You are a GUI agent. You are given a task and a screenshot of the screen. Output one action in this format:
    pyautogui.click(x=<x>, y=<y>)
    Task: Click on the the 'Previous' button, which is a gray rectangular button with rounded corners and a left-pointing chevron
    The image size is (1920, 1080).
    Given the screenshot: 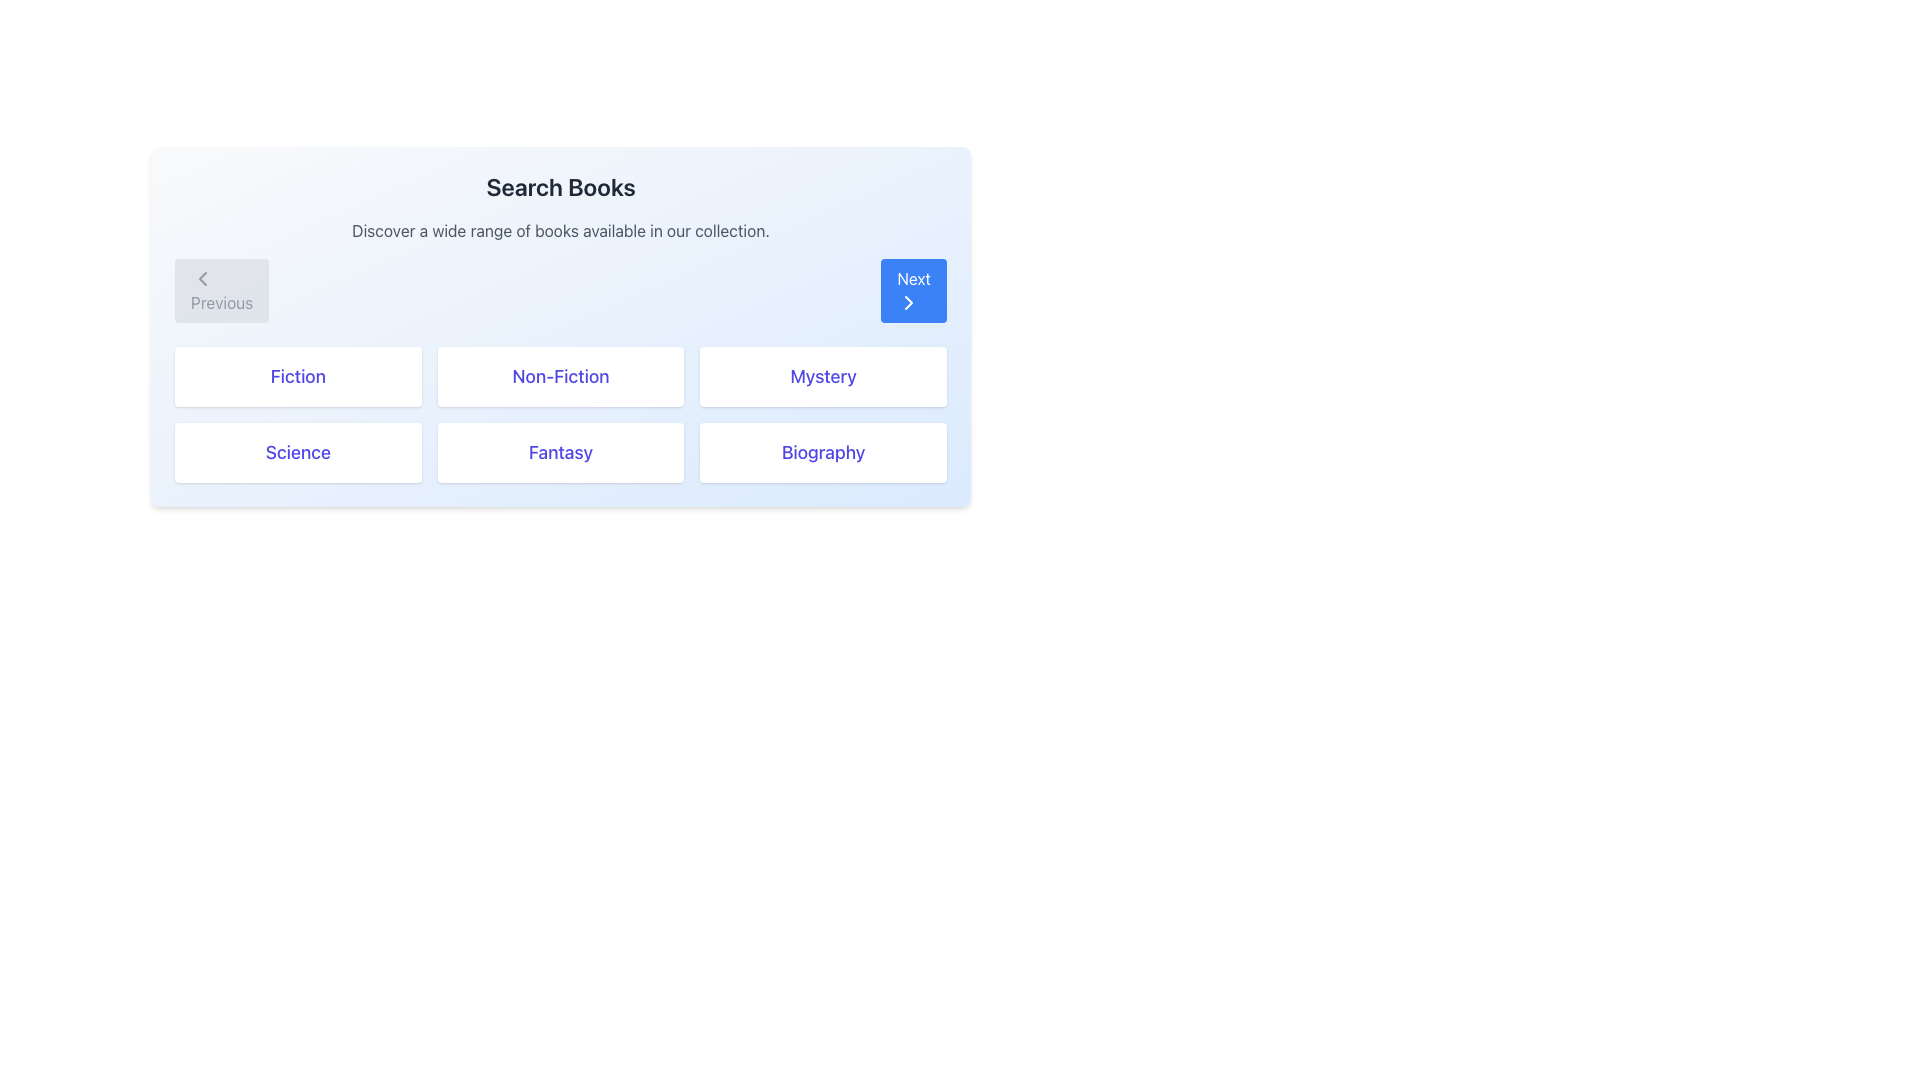 What is the action you would take?
    pyautogui.click(x=222, y=290)
    